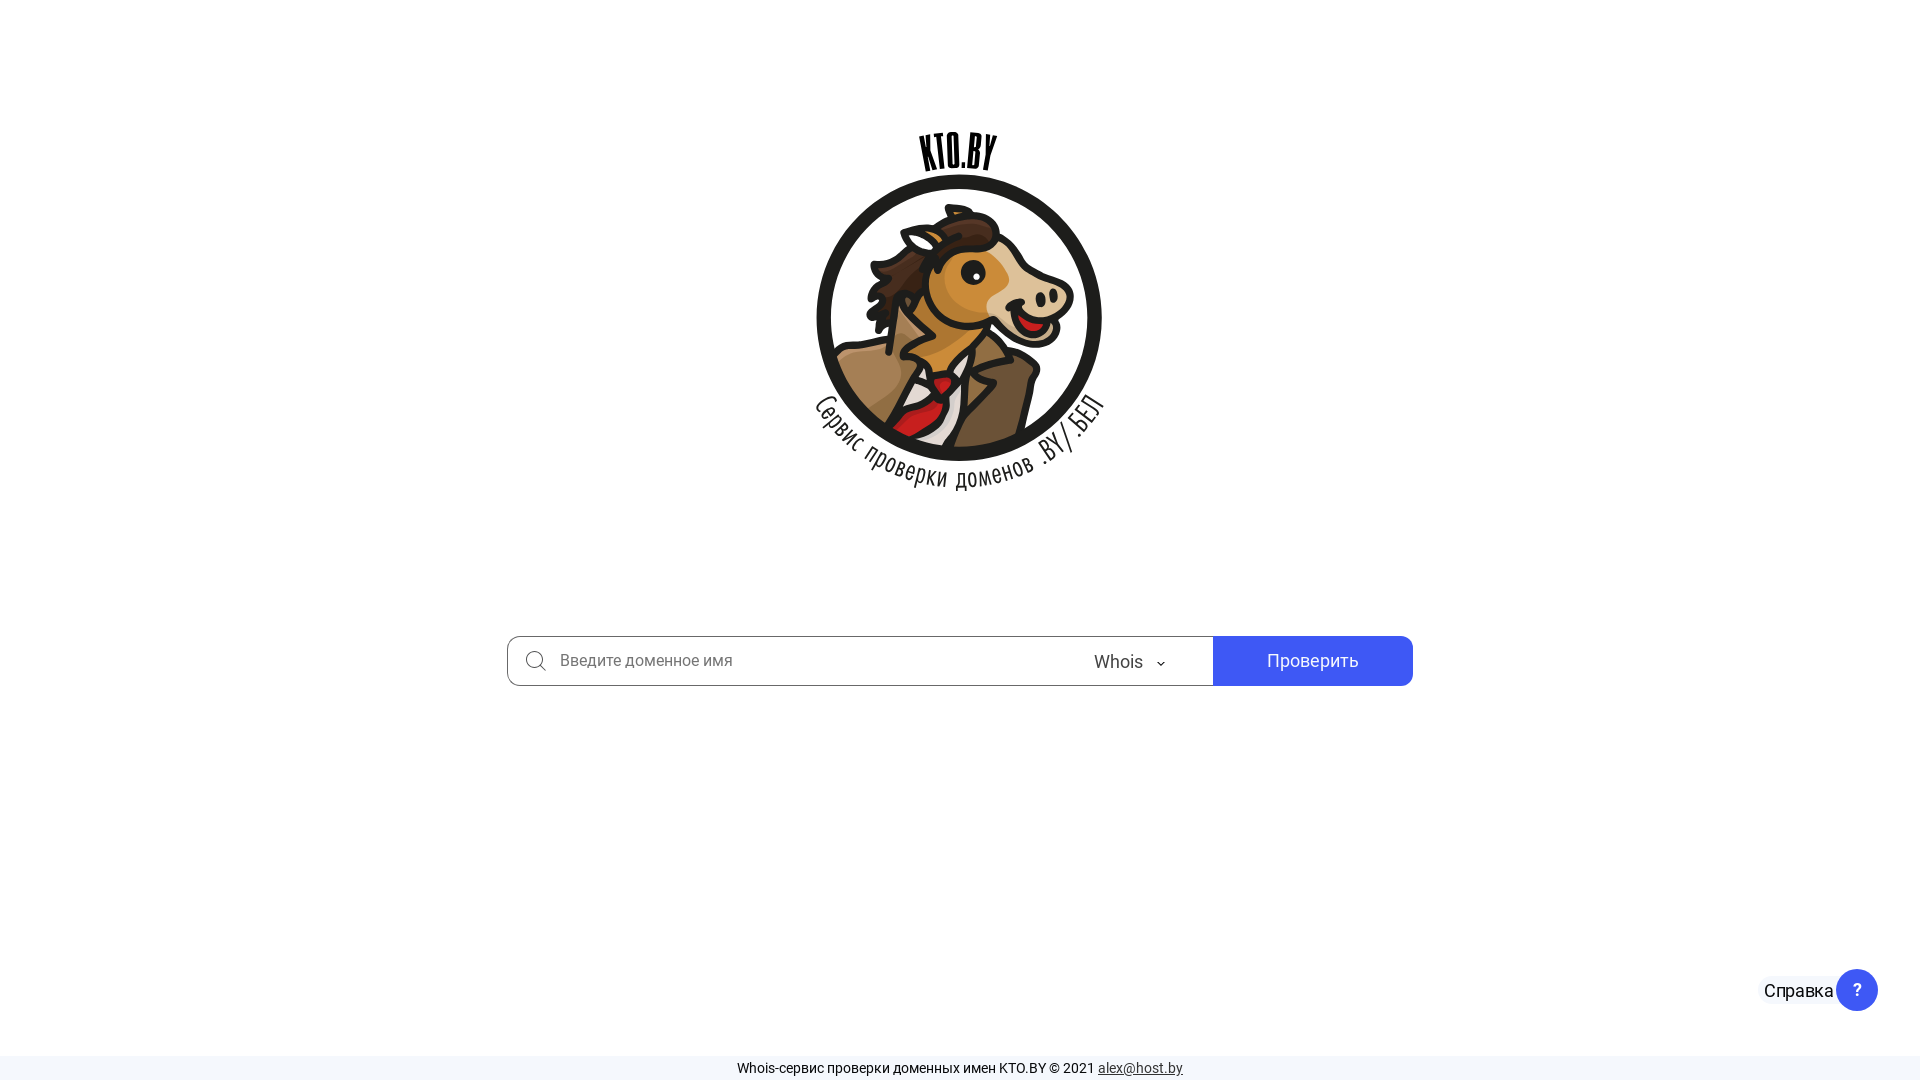  What do you see at coordinates (1140, 1067) in the screenshot?
I see `'alex@host.by'` at bounding box center [1140, 1067].